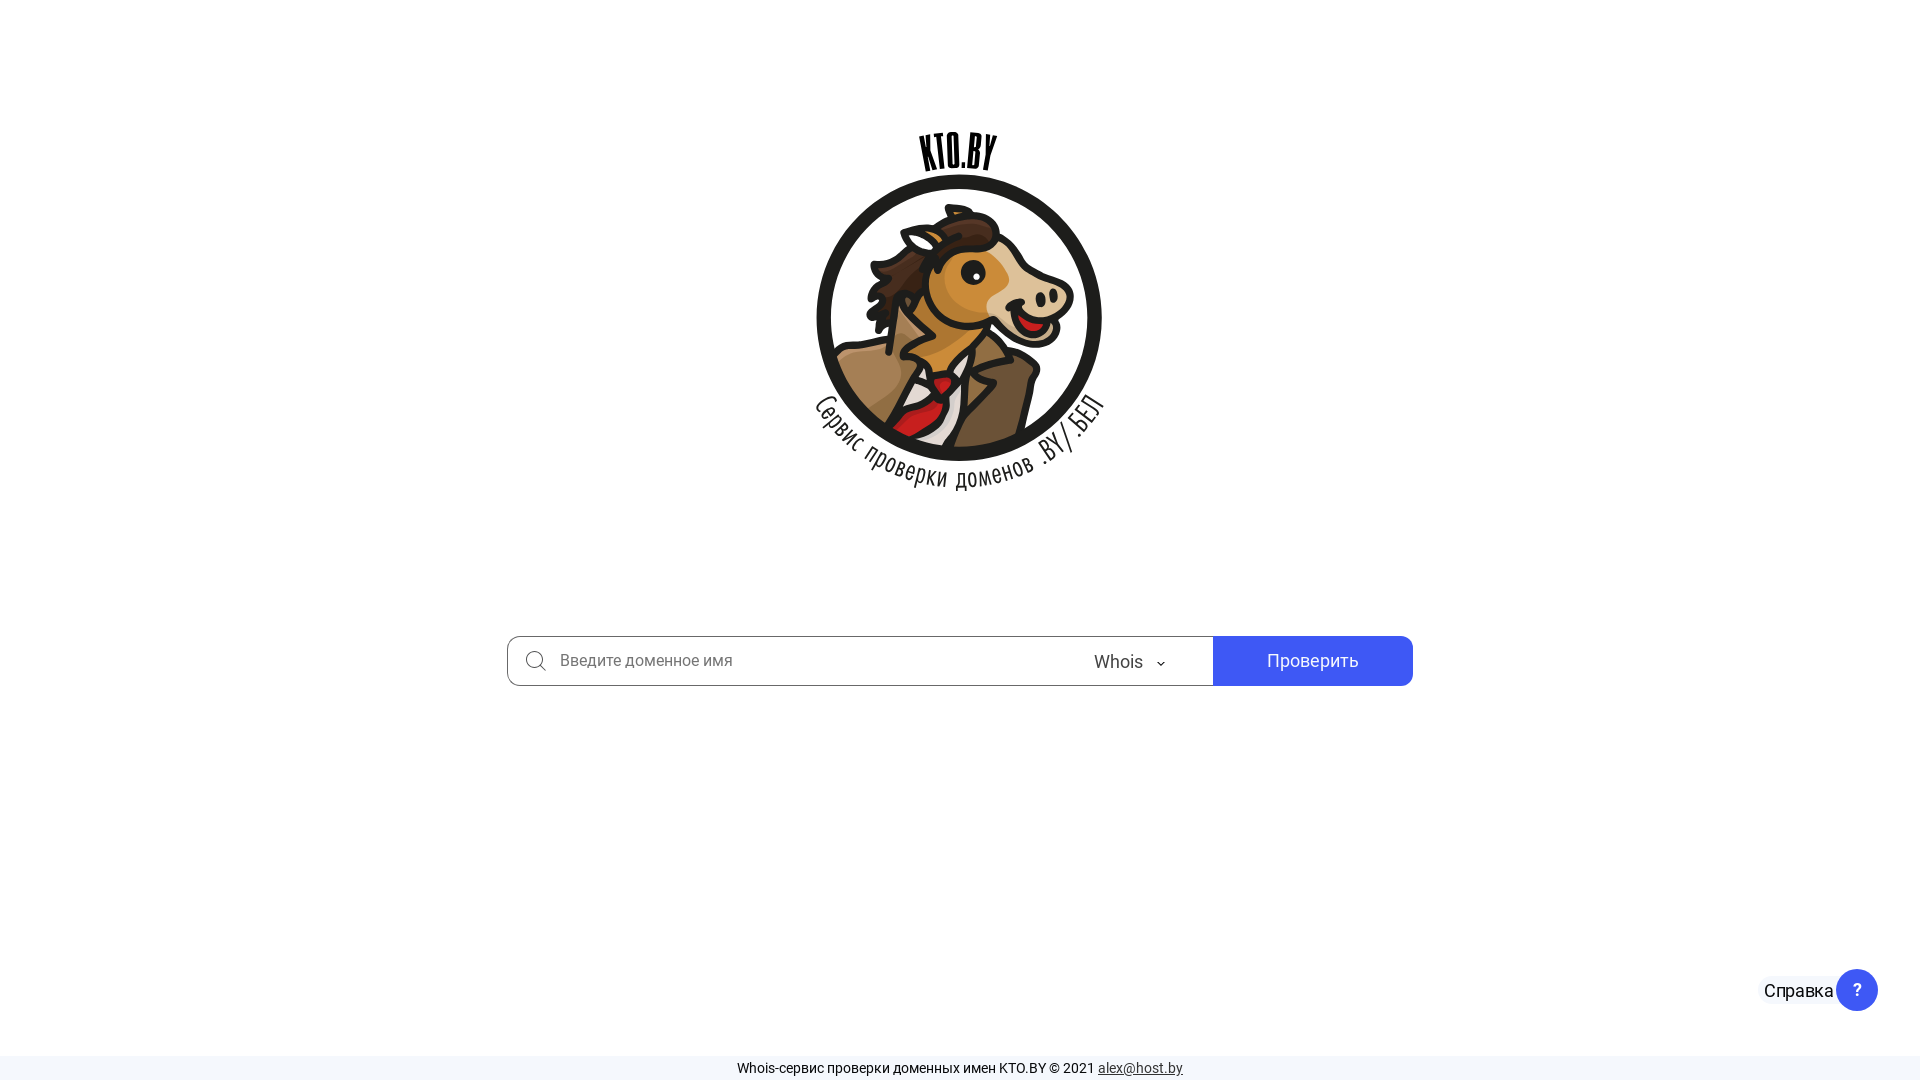  What do you see at coordinates (1140, 1067) in the screenshot?
I see `'alex@host.by'` at bounding box center [1140, 1067].